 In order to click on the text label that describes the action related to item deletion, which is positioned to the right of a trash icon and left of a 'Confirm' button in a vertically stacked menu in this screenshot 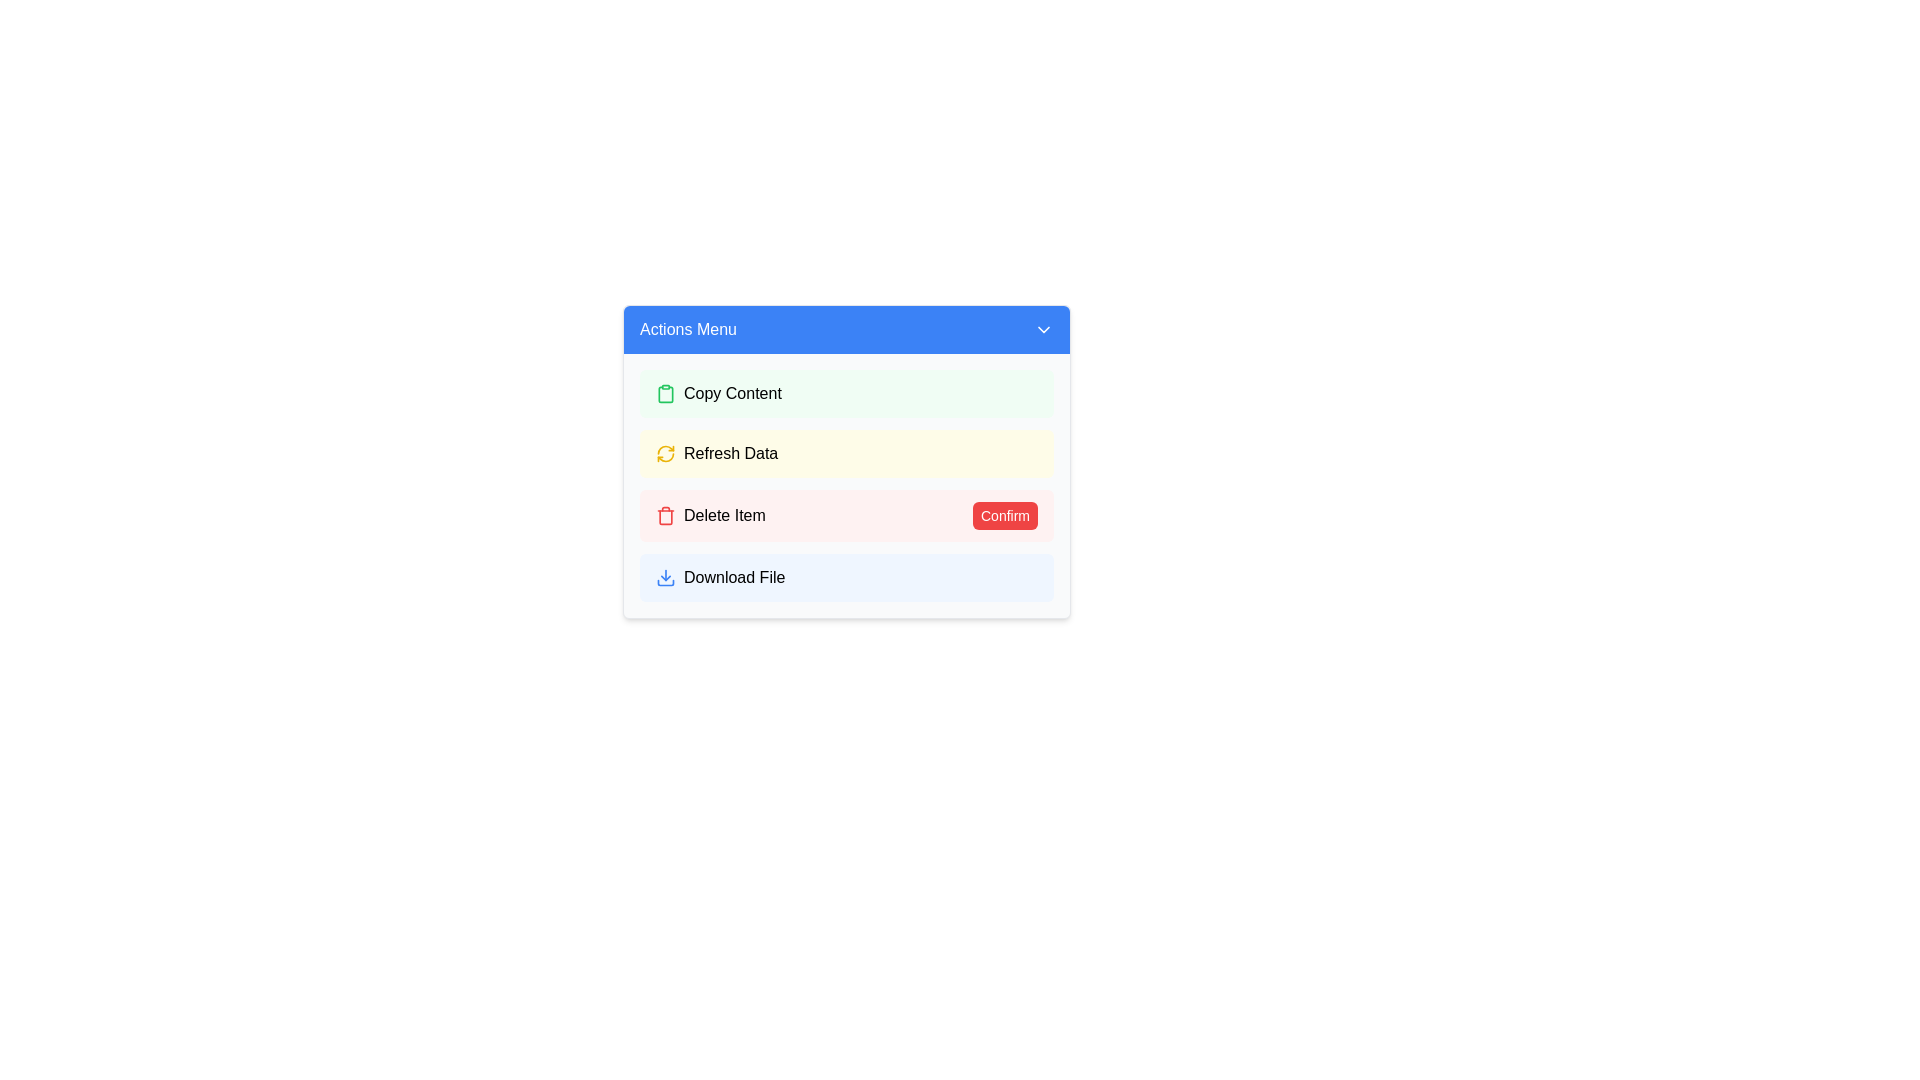, I will do `click(723, 515)`.